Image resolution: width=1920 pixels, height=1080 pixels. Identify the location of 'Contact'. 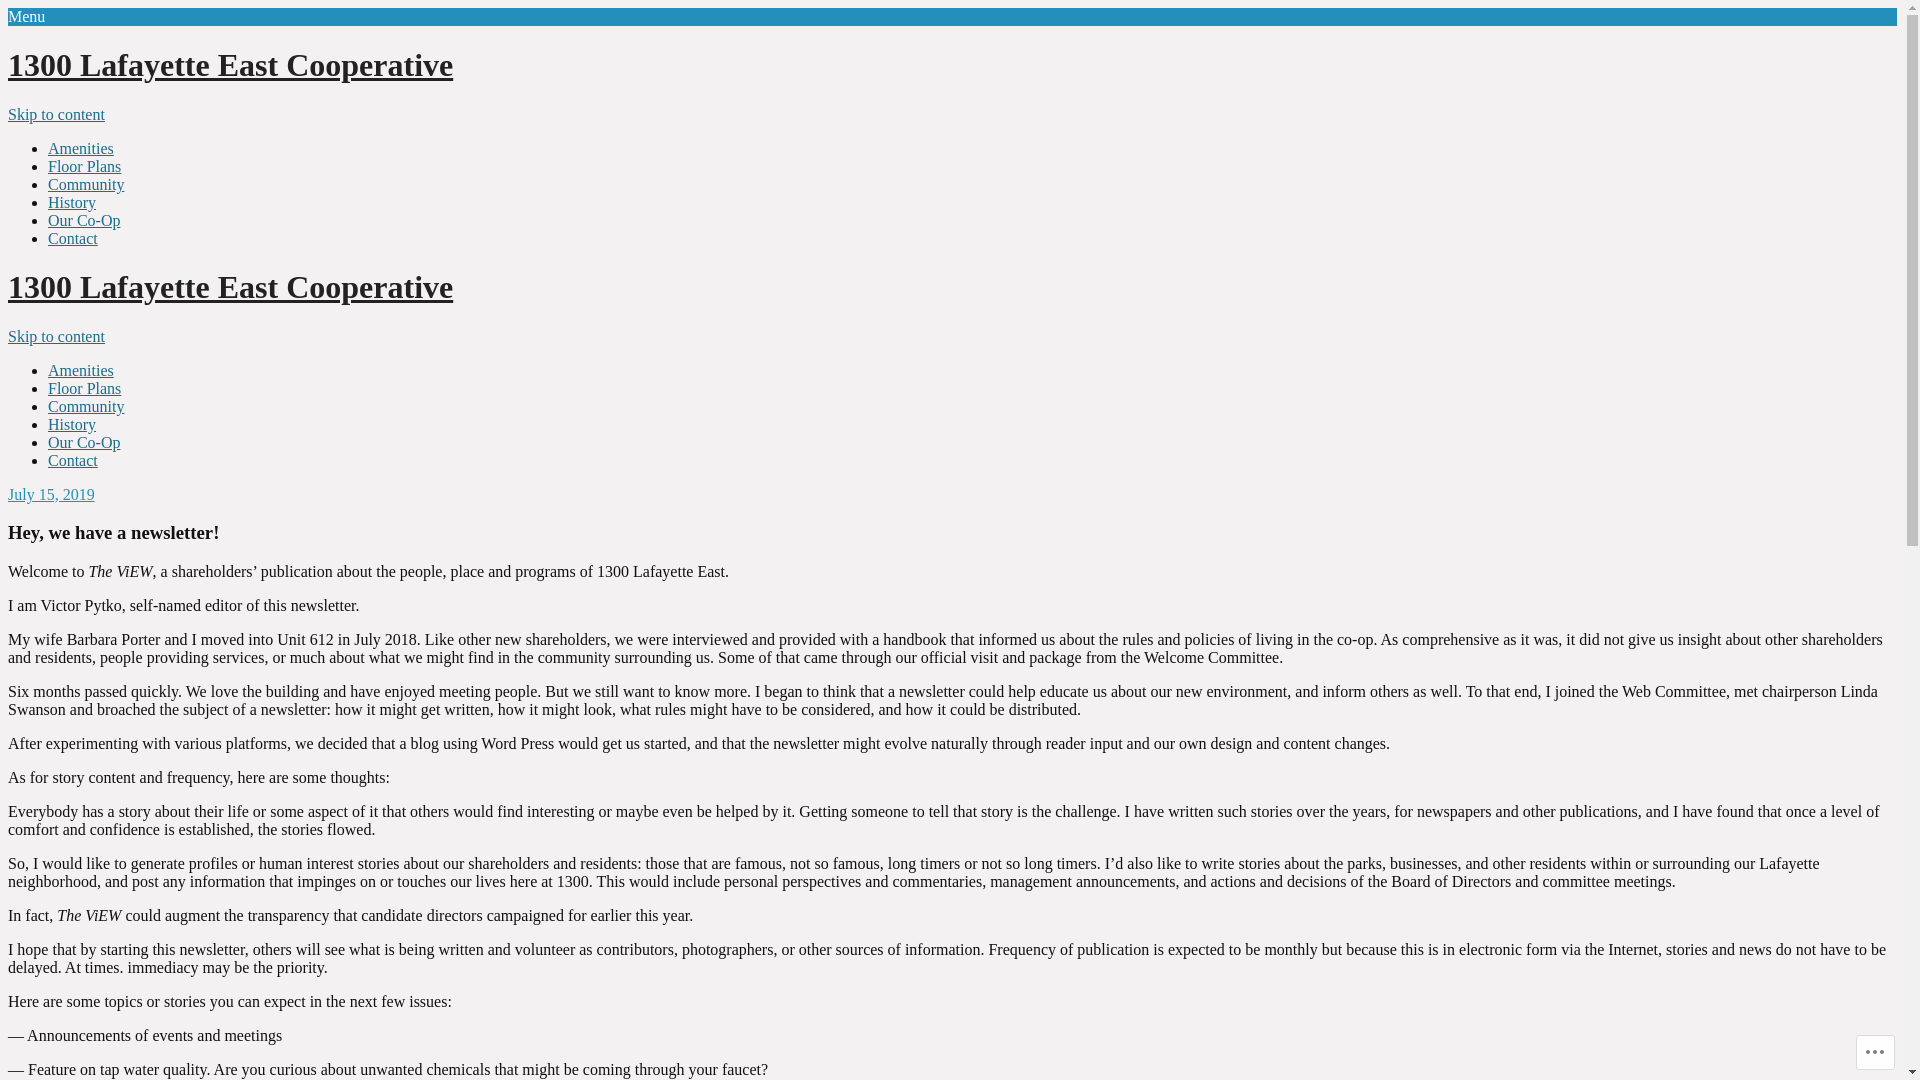
(72, 237).